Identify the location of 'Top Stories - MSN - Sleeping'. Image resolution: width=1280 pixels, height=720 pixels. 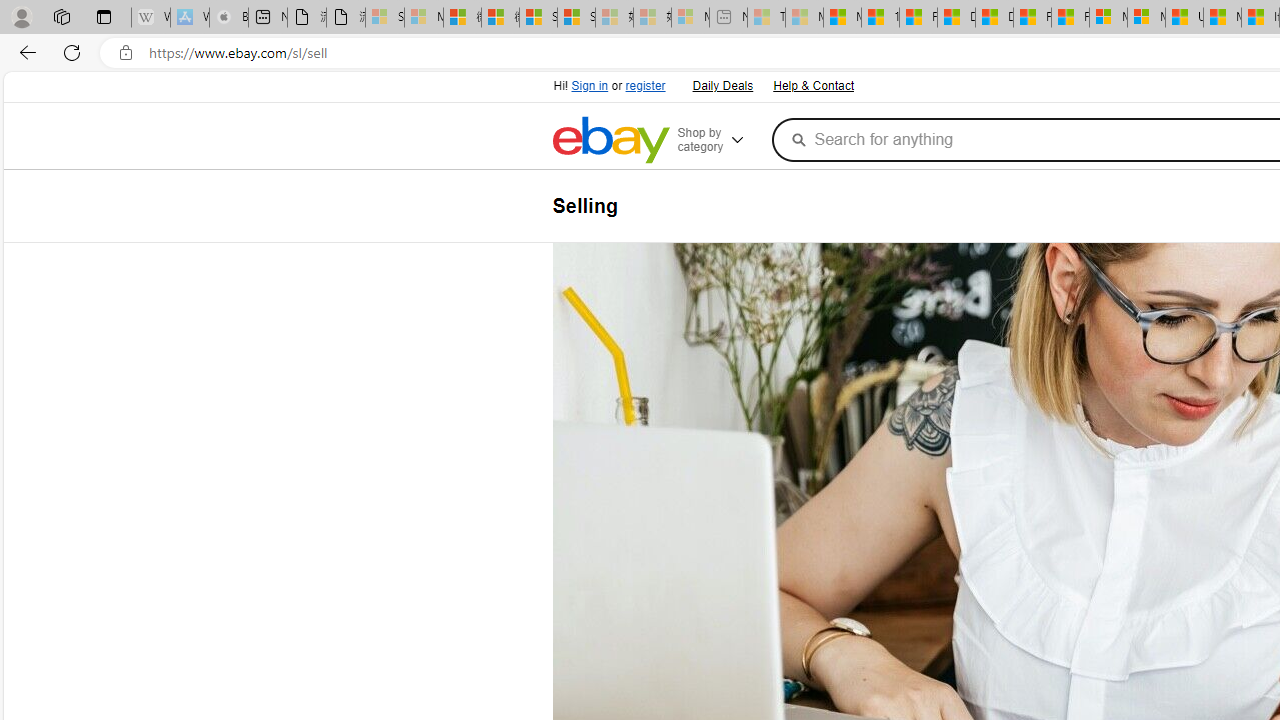
(765, 17).